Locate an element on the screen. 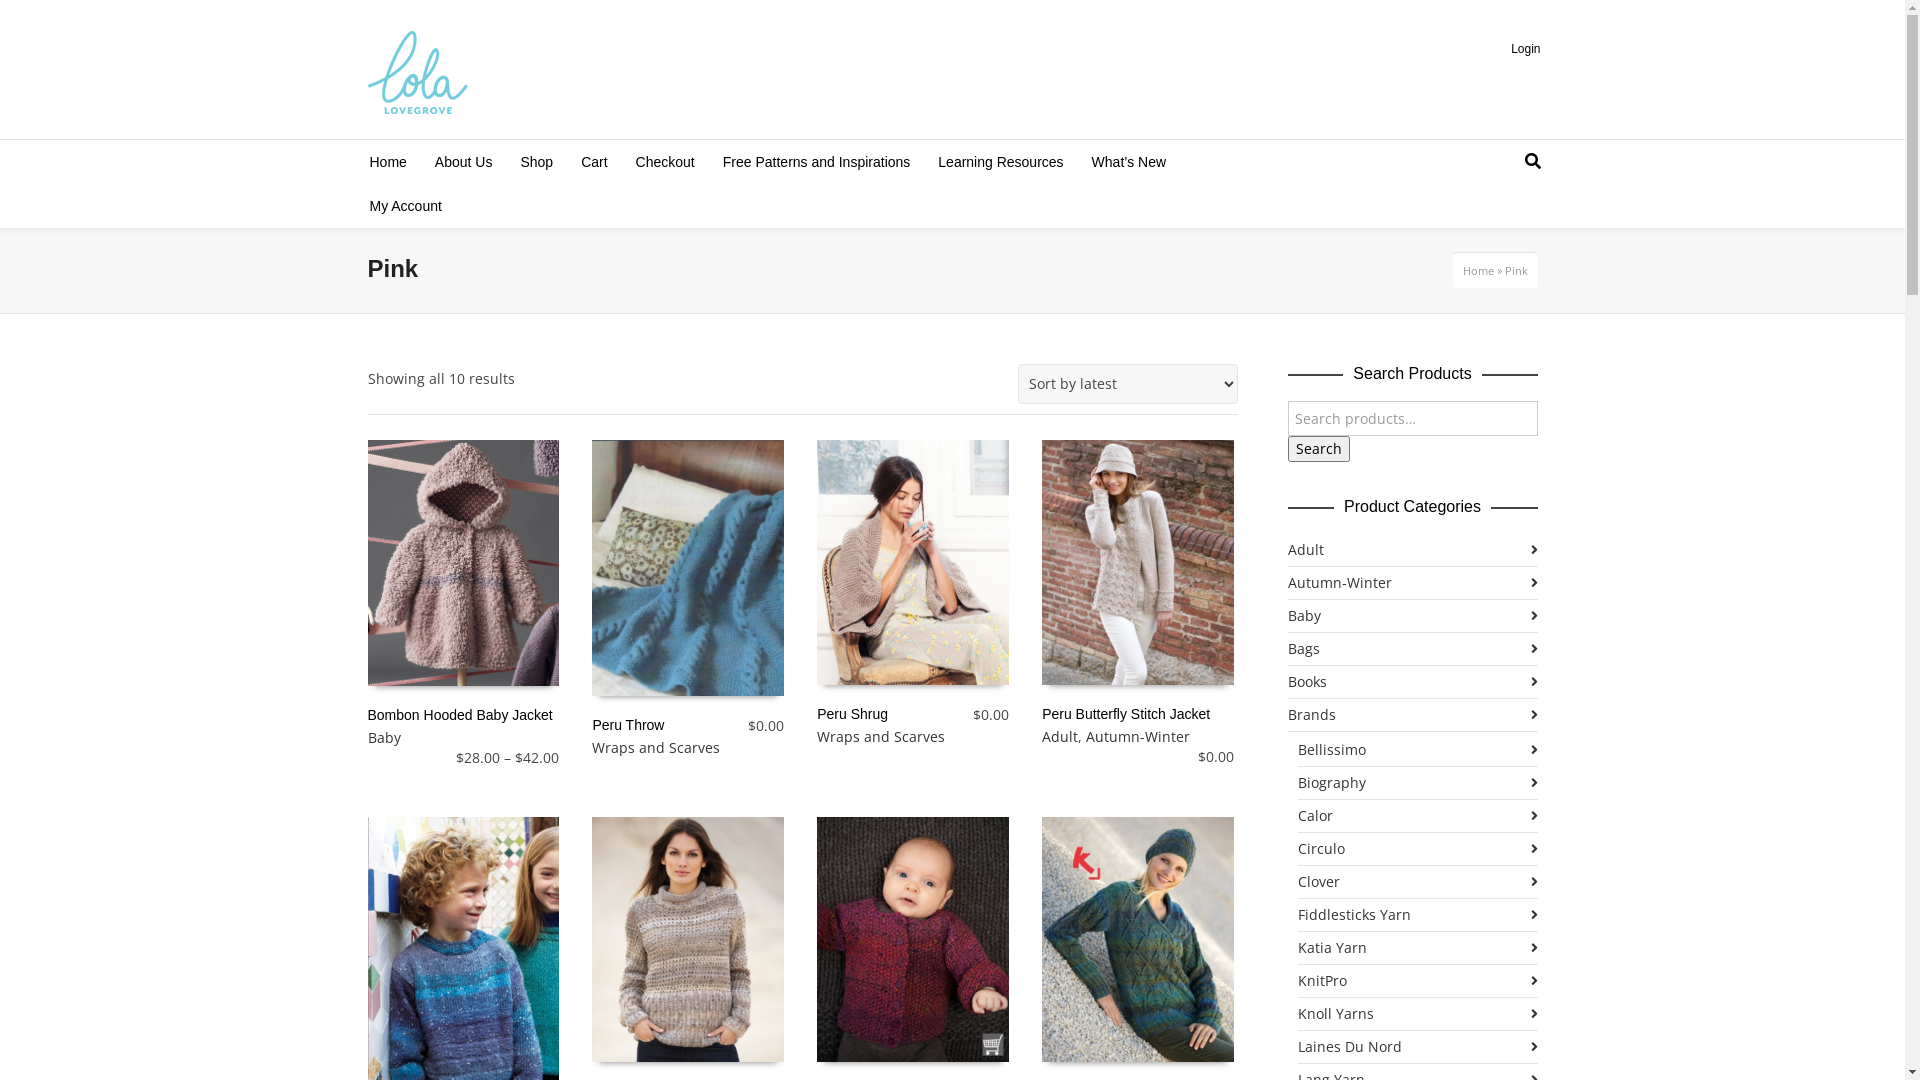  'Brands' is located at coordinates (1411, 713).